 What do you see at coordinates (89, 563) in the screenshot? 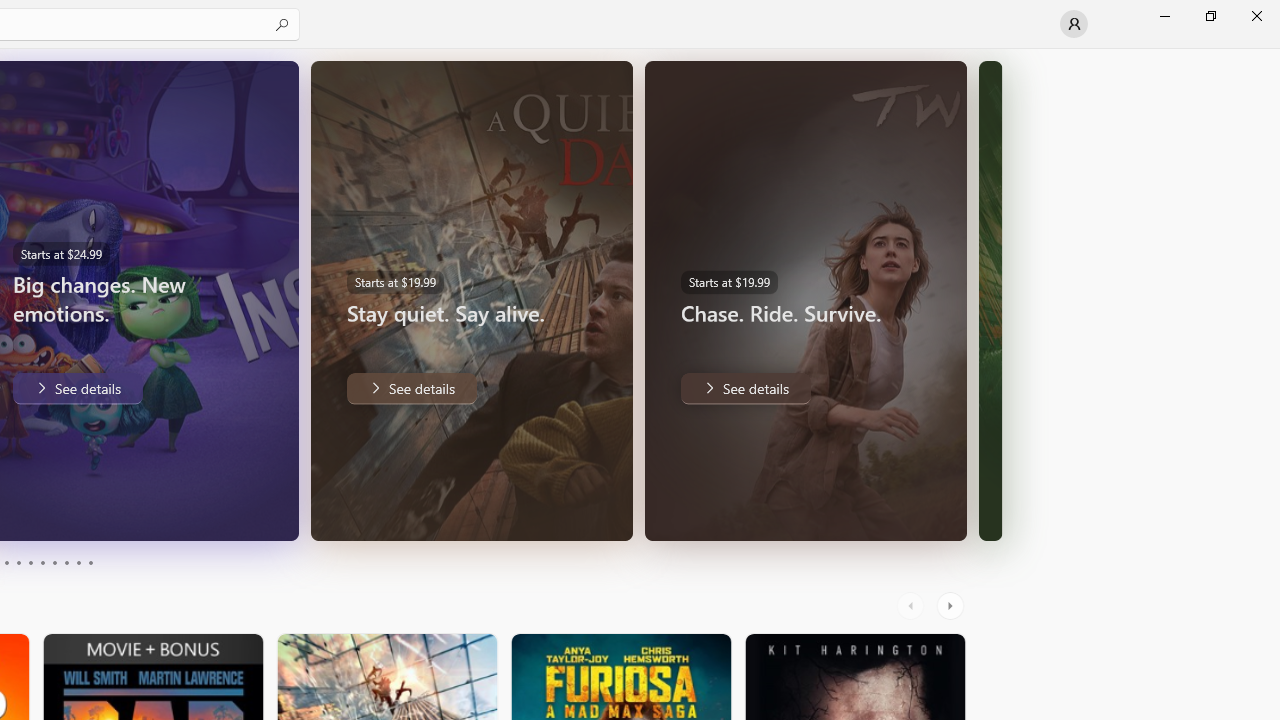
I see `'Page 10'` at bounding box center [89, 563].